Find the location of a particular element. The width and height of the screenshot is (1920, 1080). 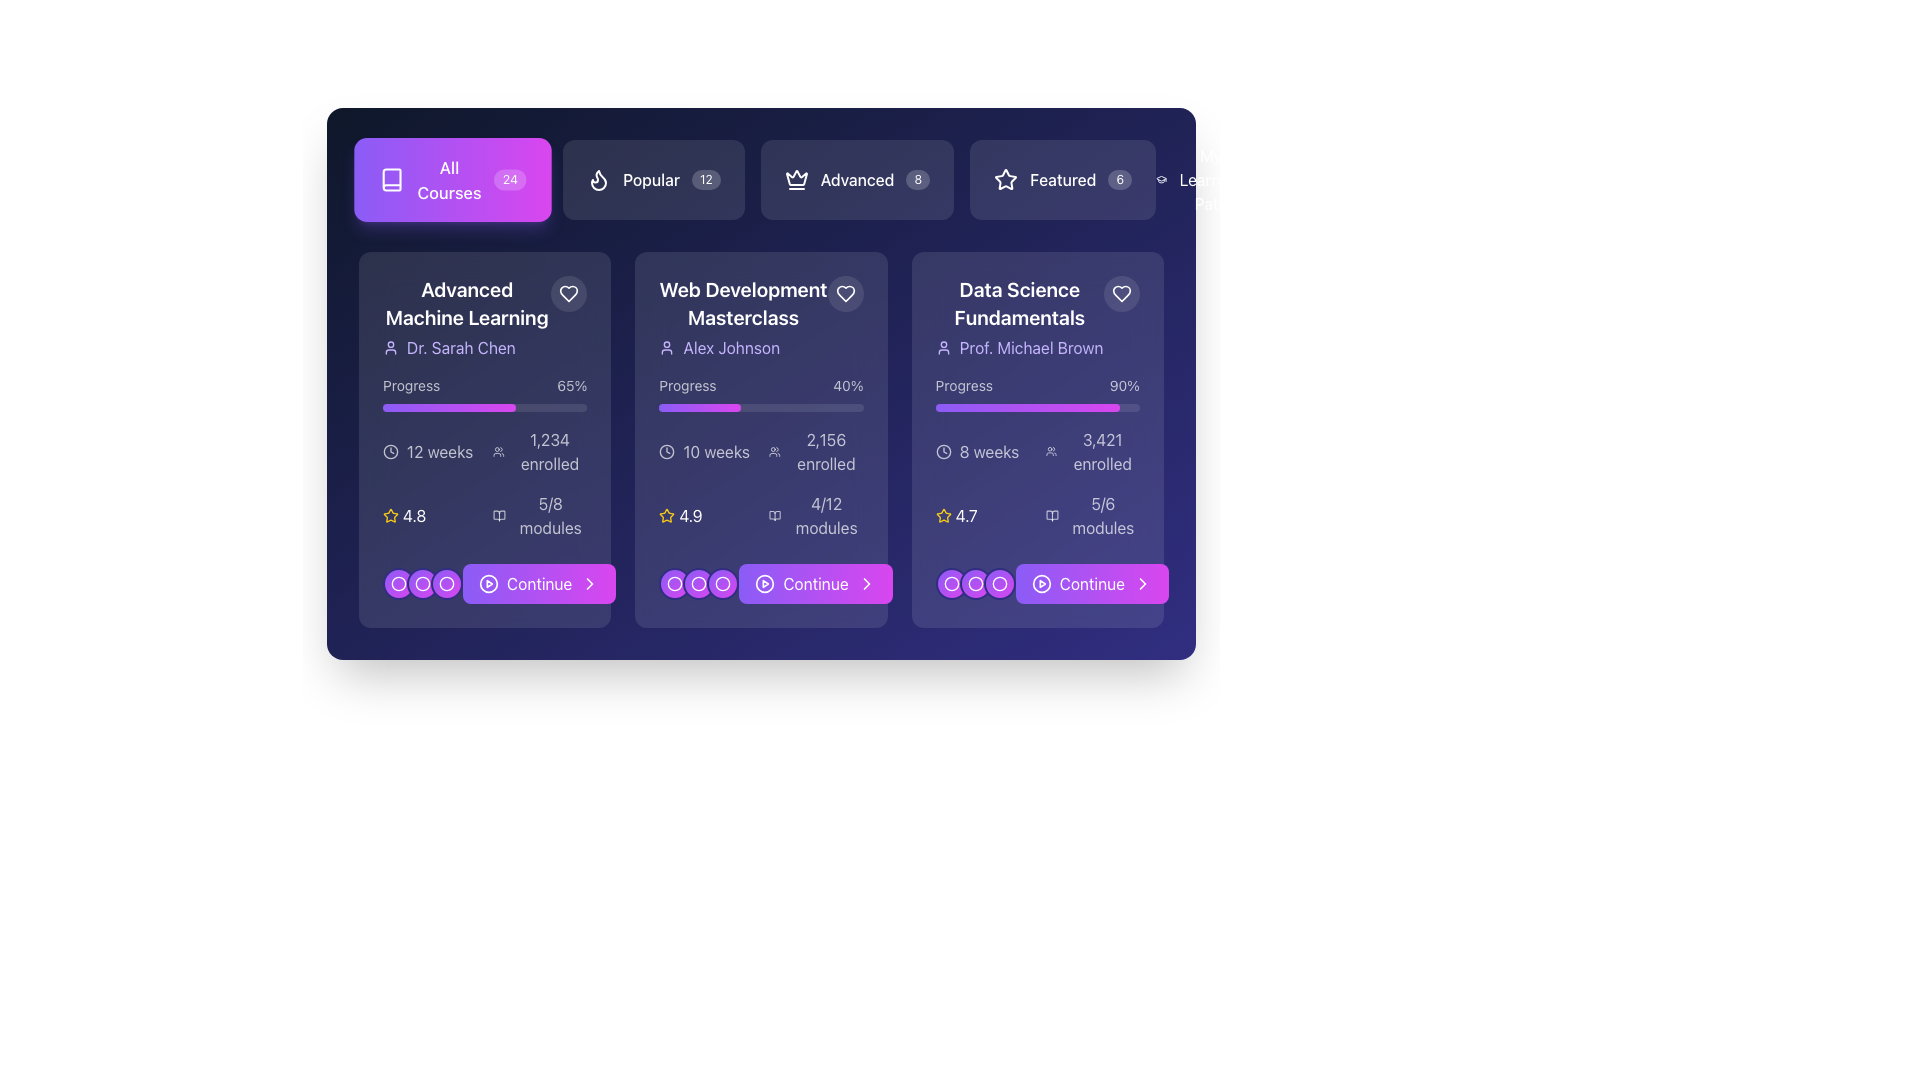

the progress percentage text label located to the right of the word 'Progress' and above the progress bar in the 'Data Science Fundamentals' card is located at coordinates (1124, 385).